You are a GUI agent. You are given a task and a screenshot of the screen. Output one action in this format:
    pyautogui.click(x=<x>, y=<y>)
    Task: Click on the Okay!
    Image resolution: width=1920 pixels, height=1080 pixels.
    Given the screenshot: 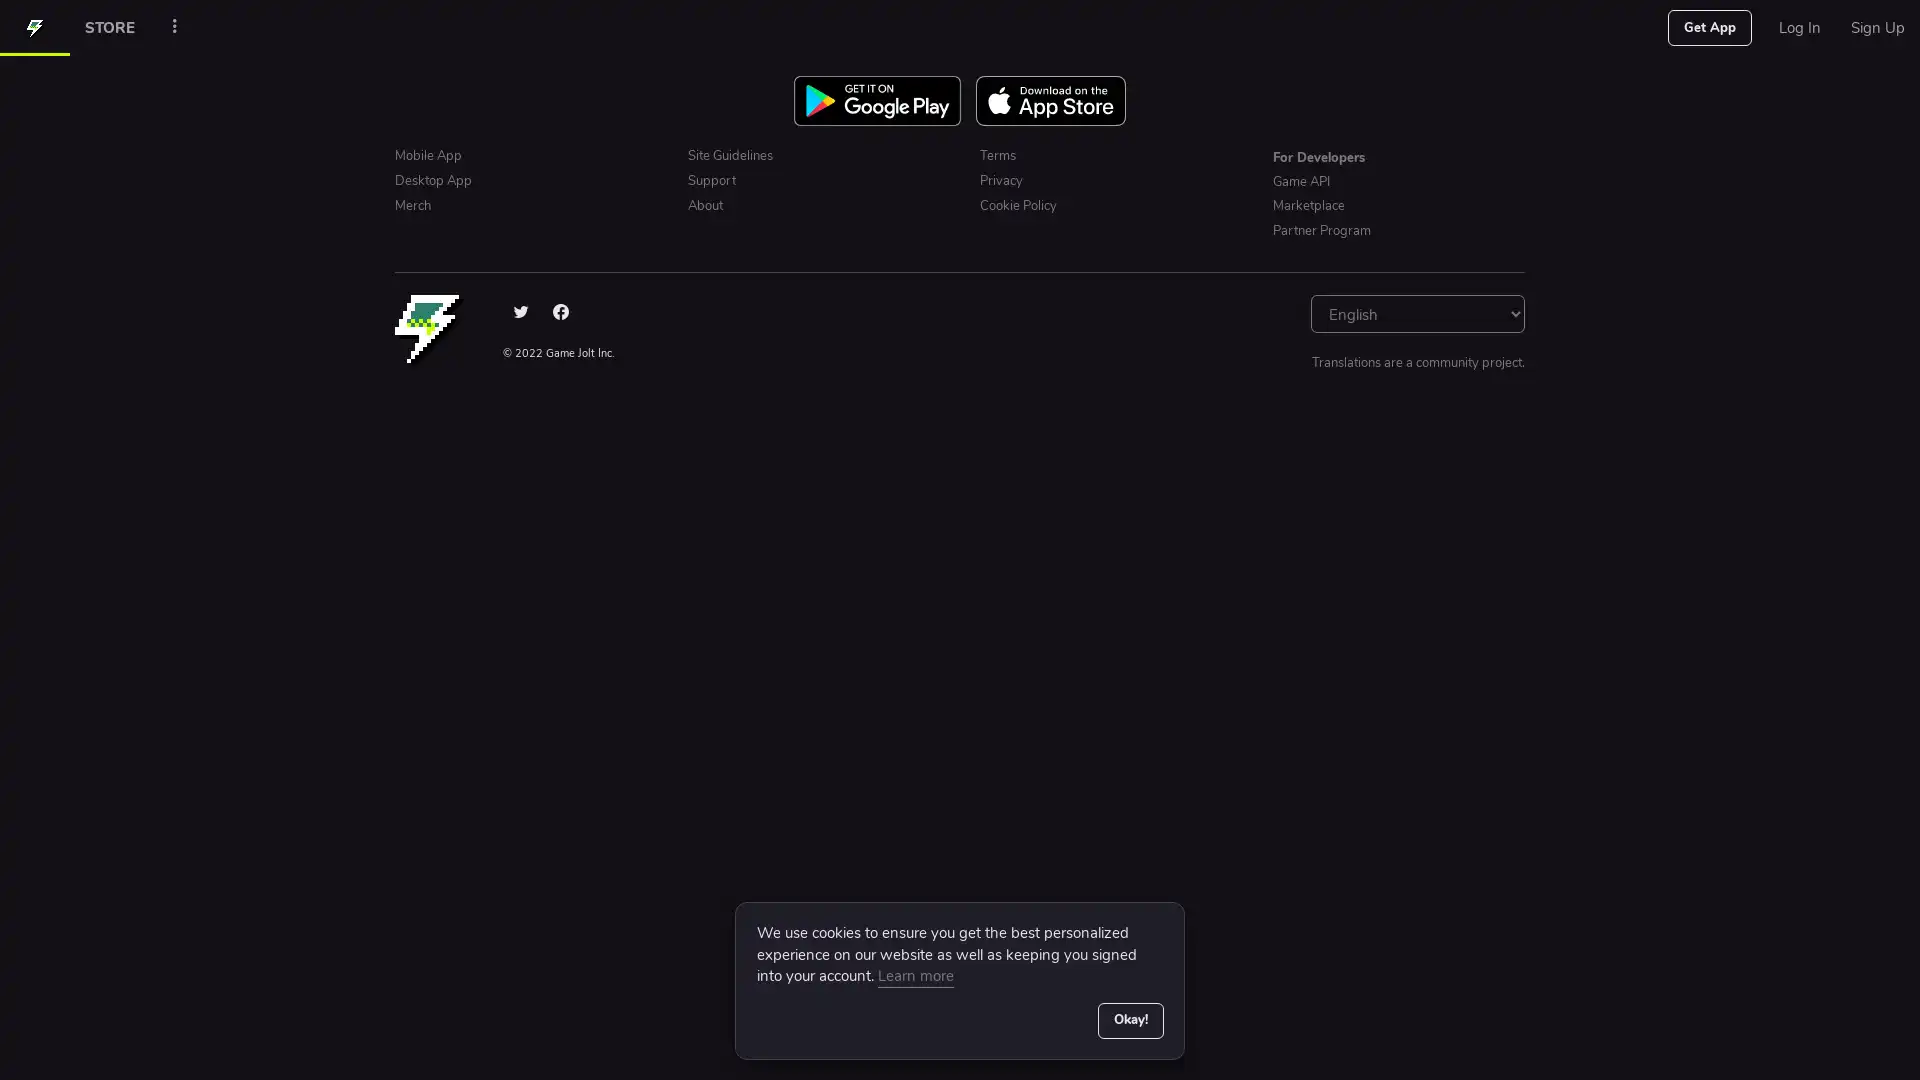 What is the action you would take?
    pyautogui.click(x=1129, y=1019)
    